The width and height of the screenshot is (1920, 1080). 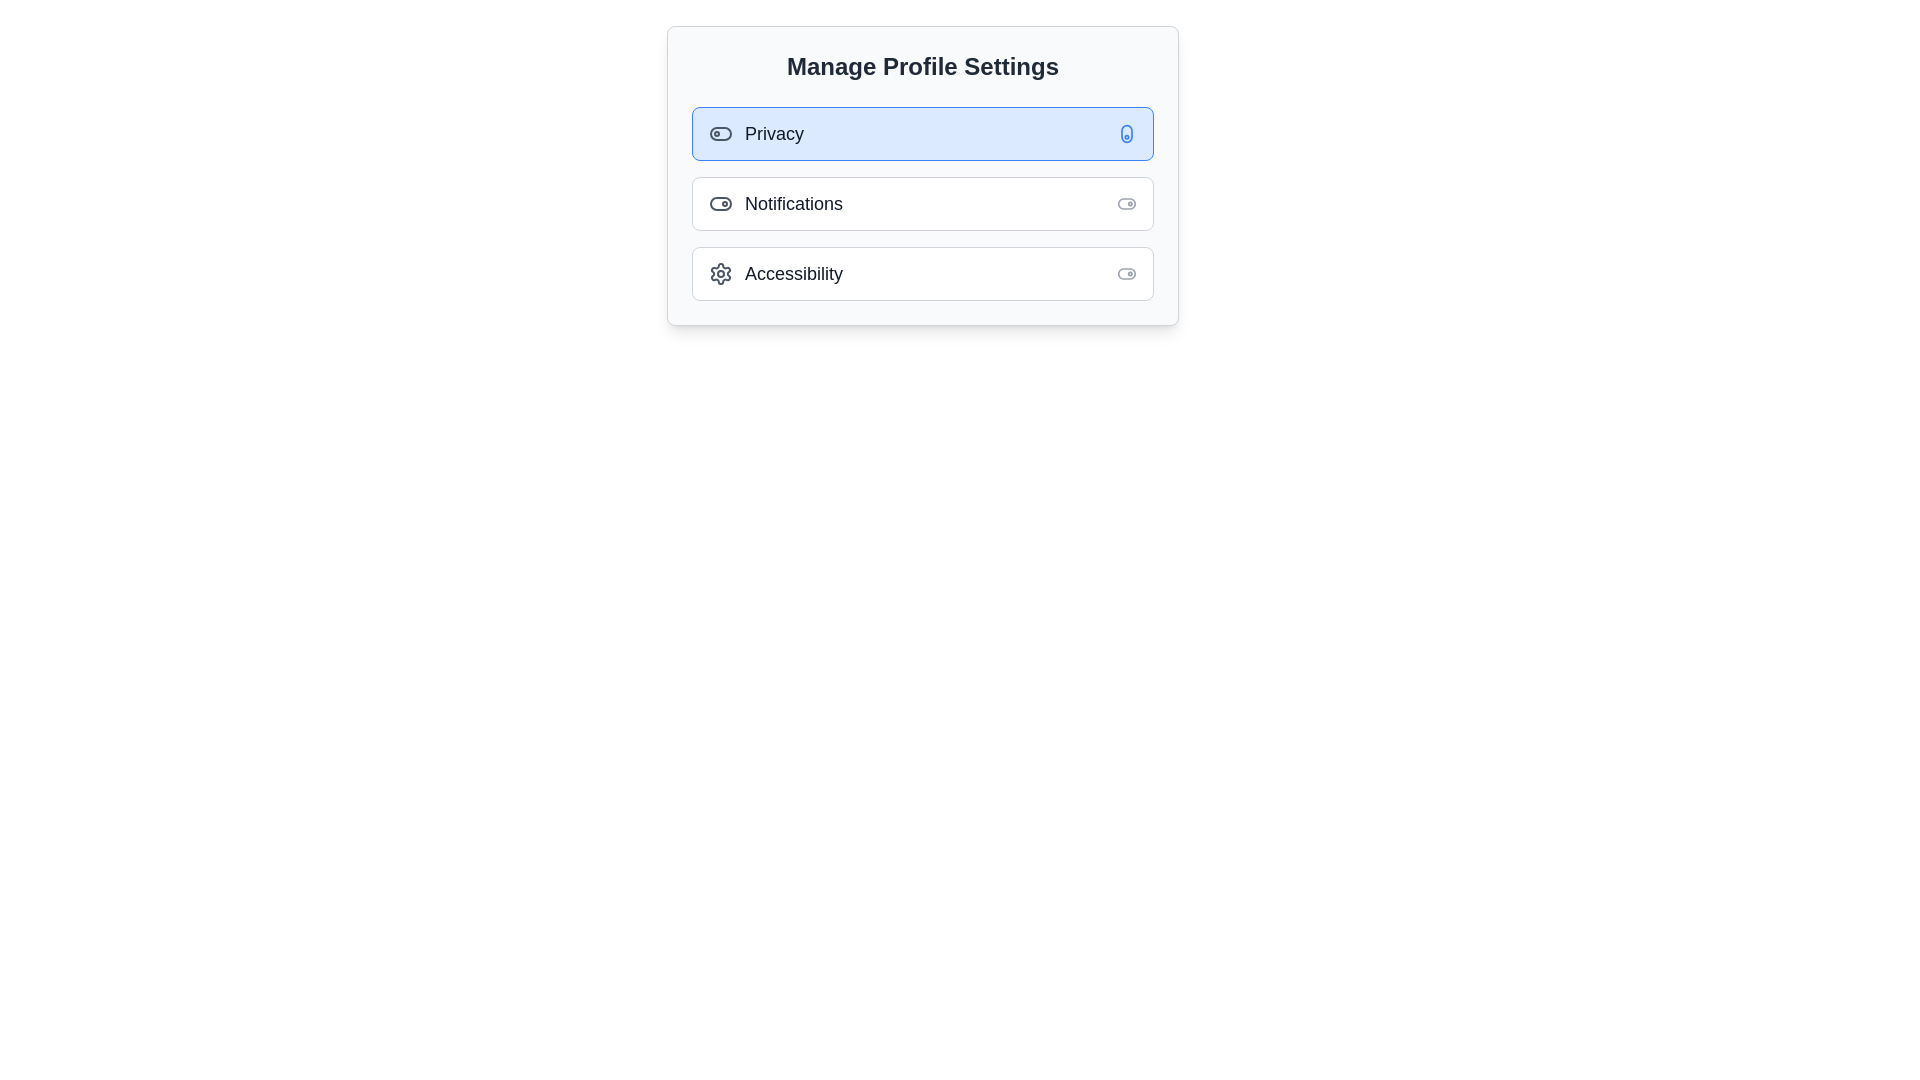 I want to click on the 'Notifications' button in the 'Manage Profile Settings' panel to interact with the toggle switch, so click(x=921, y=204).